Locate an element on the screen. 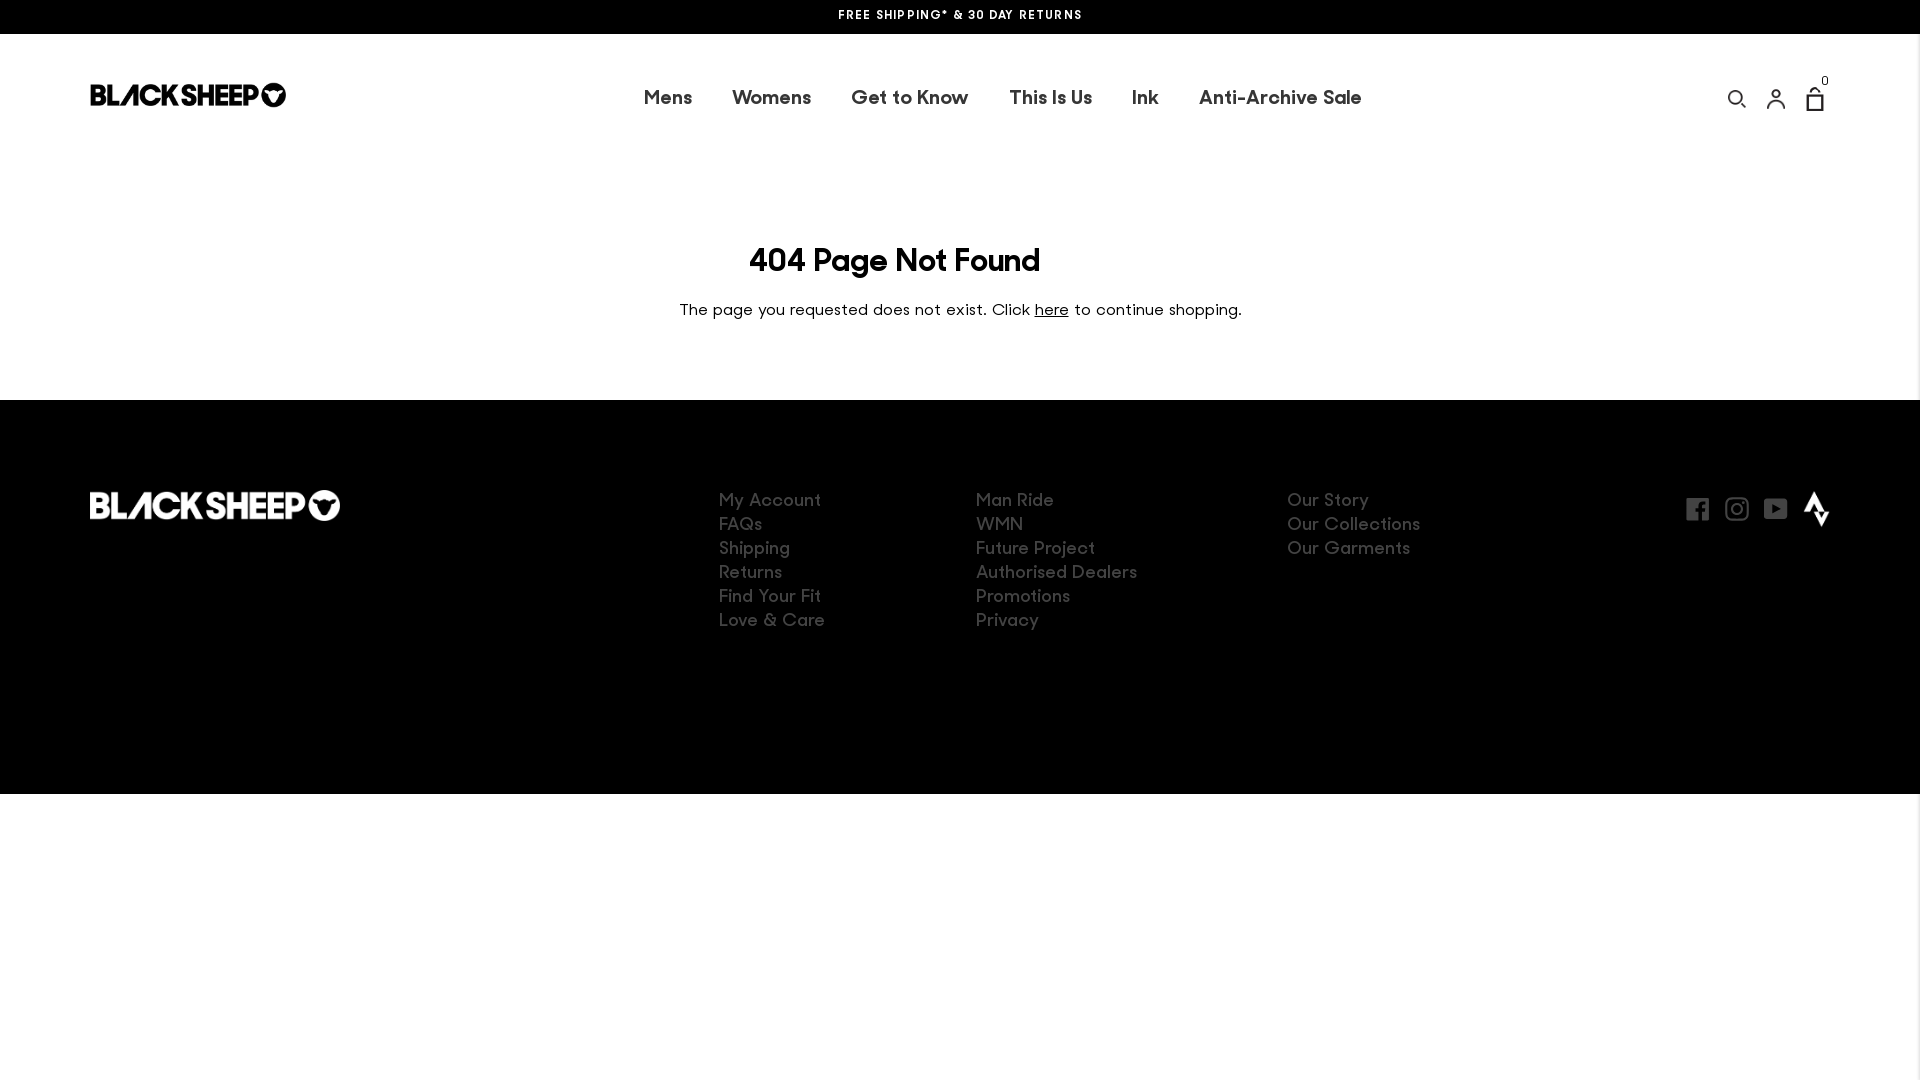  'Man Ride' is located at coordinates (1014, 500).